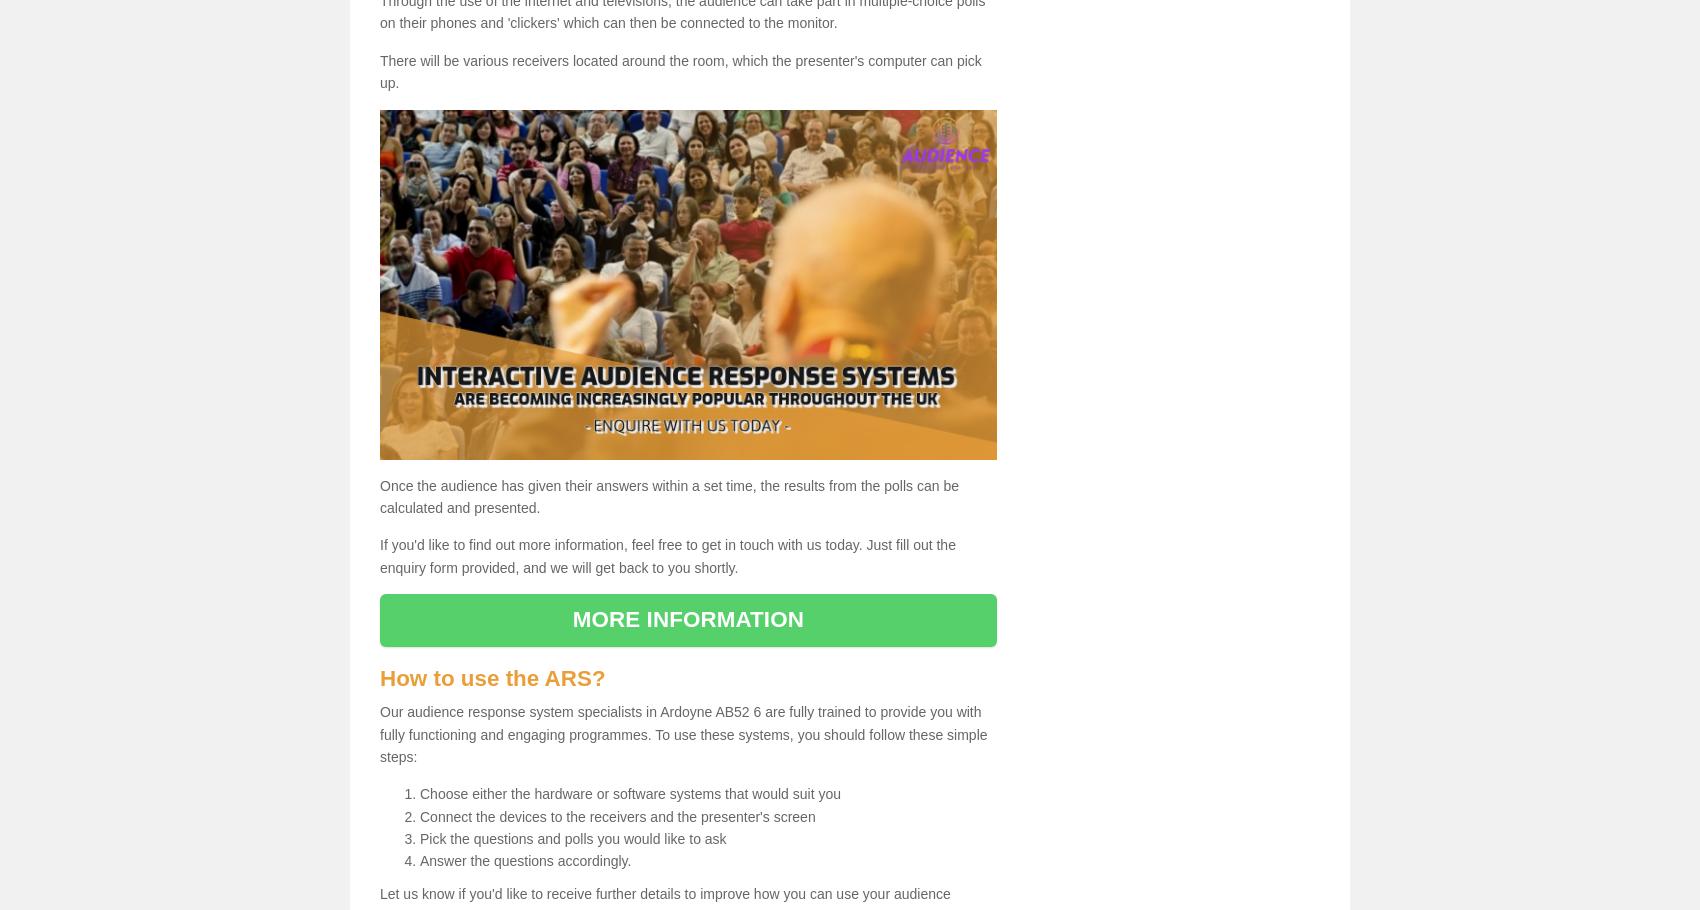 The image size is (1700, 910). I want to click on 'Our audience response system specialists in Ardoyne AB52 6 are fully trained to provide you with fully functioning and engaging programmes. To use these systems, you should follow these simple steps:', so click(683, 733).